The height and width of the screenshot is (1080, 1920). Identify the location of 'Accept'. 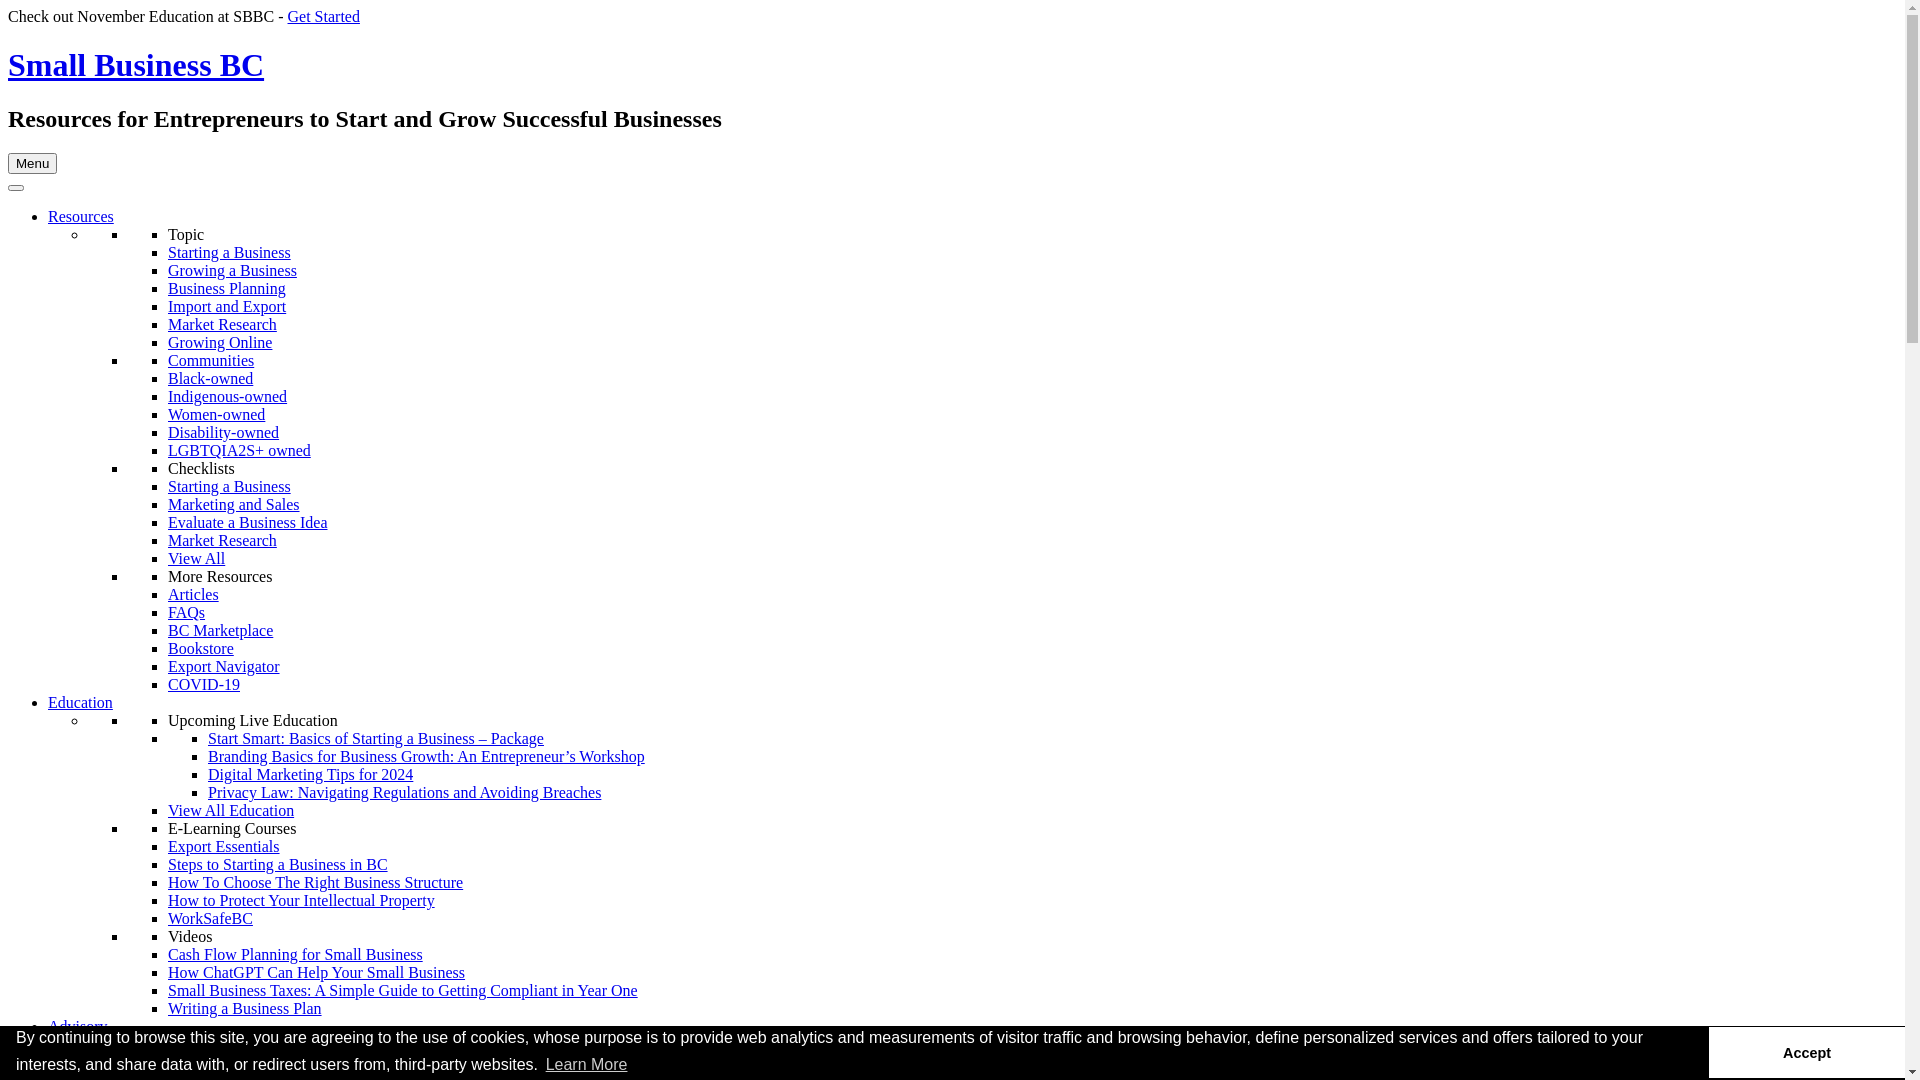
(1806, 1051).